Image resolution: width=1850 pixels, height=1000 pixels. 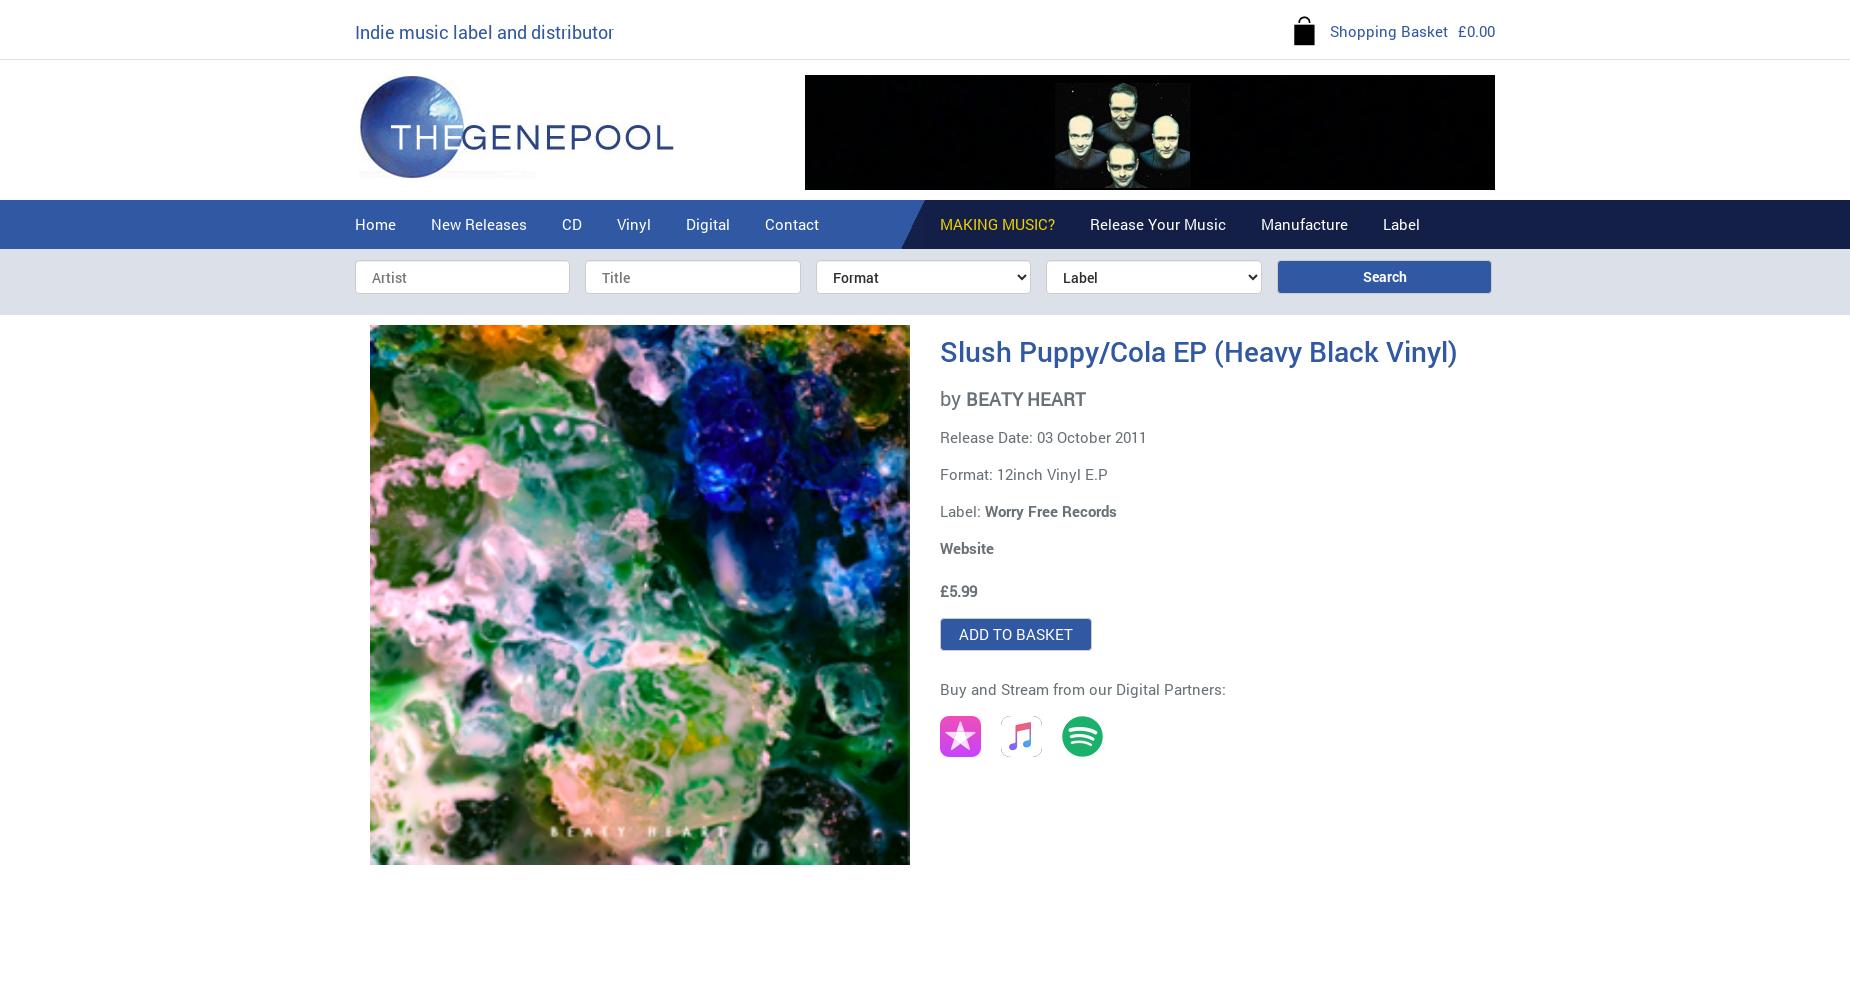 I want to click on '£0.00', so click(x=1476, y=31).